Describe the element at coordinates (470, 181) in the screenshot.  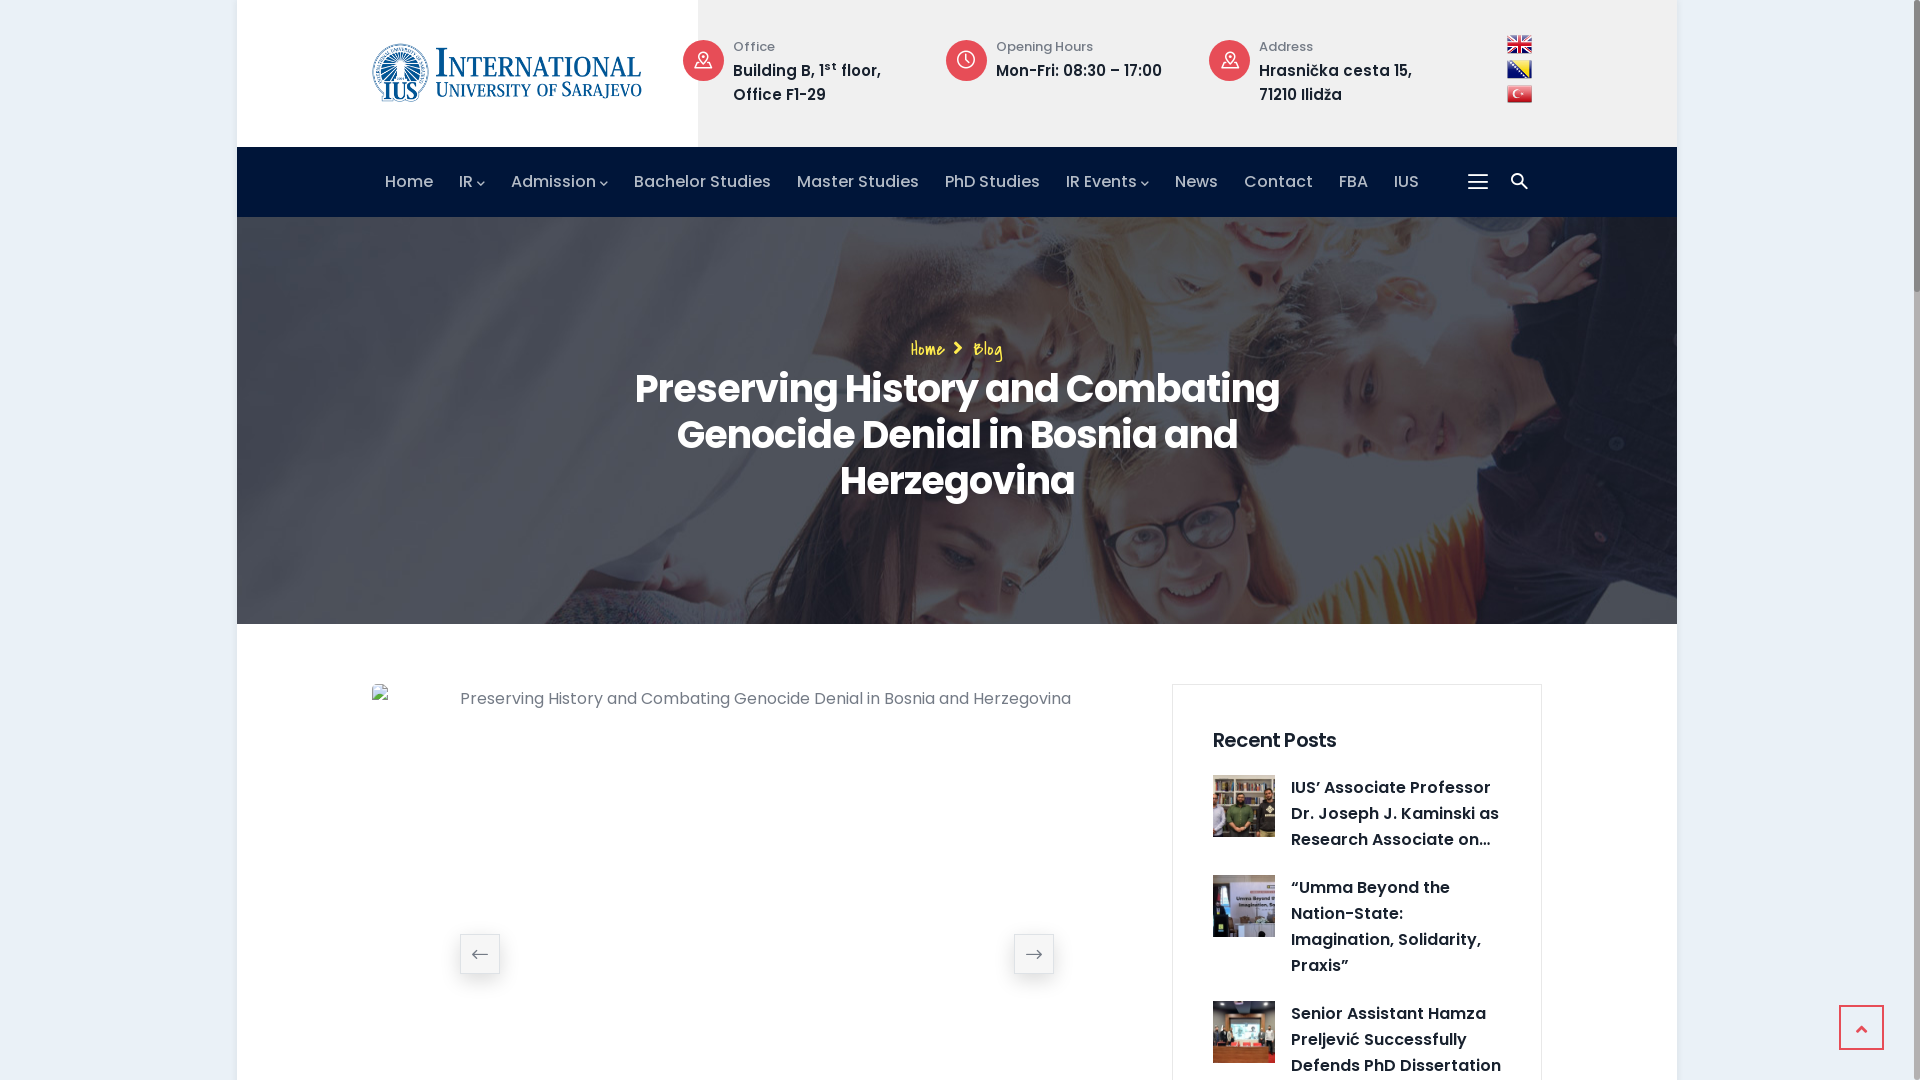
I see `'IR'` at that location.